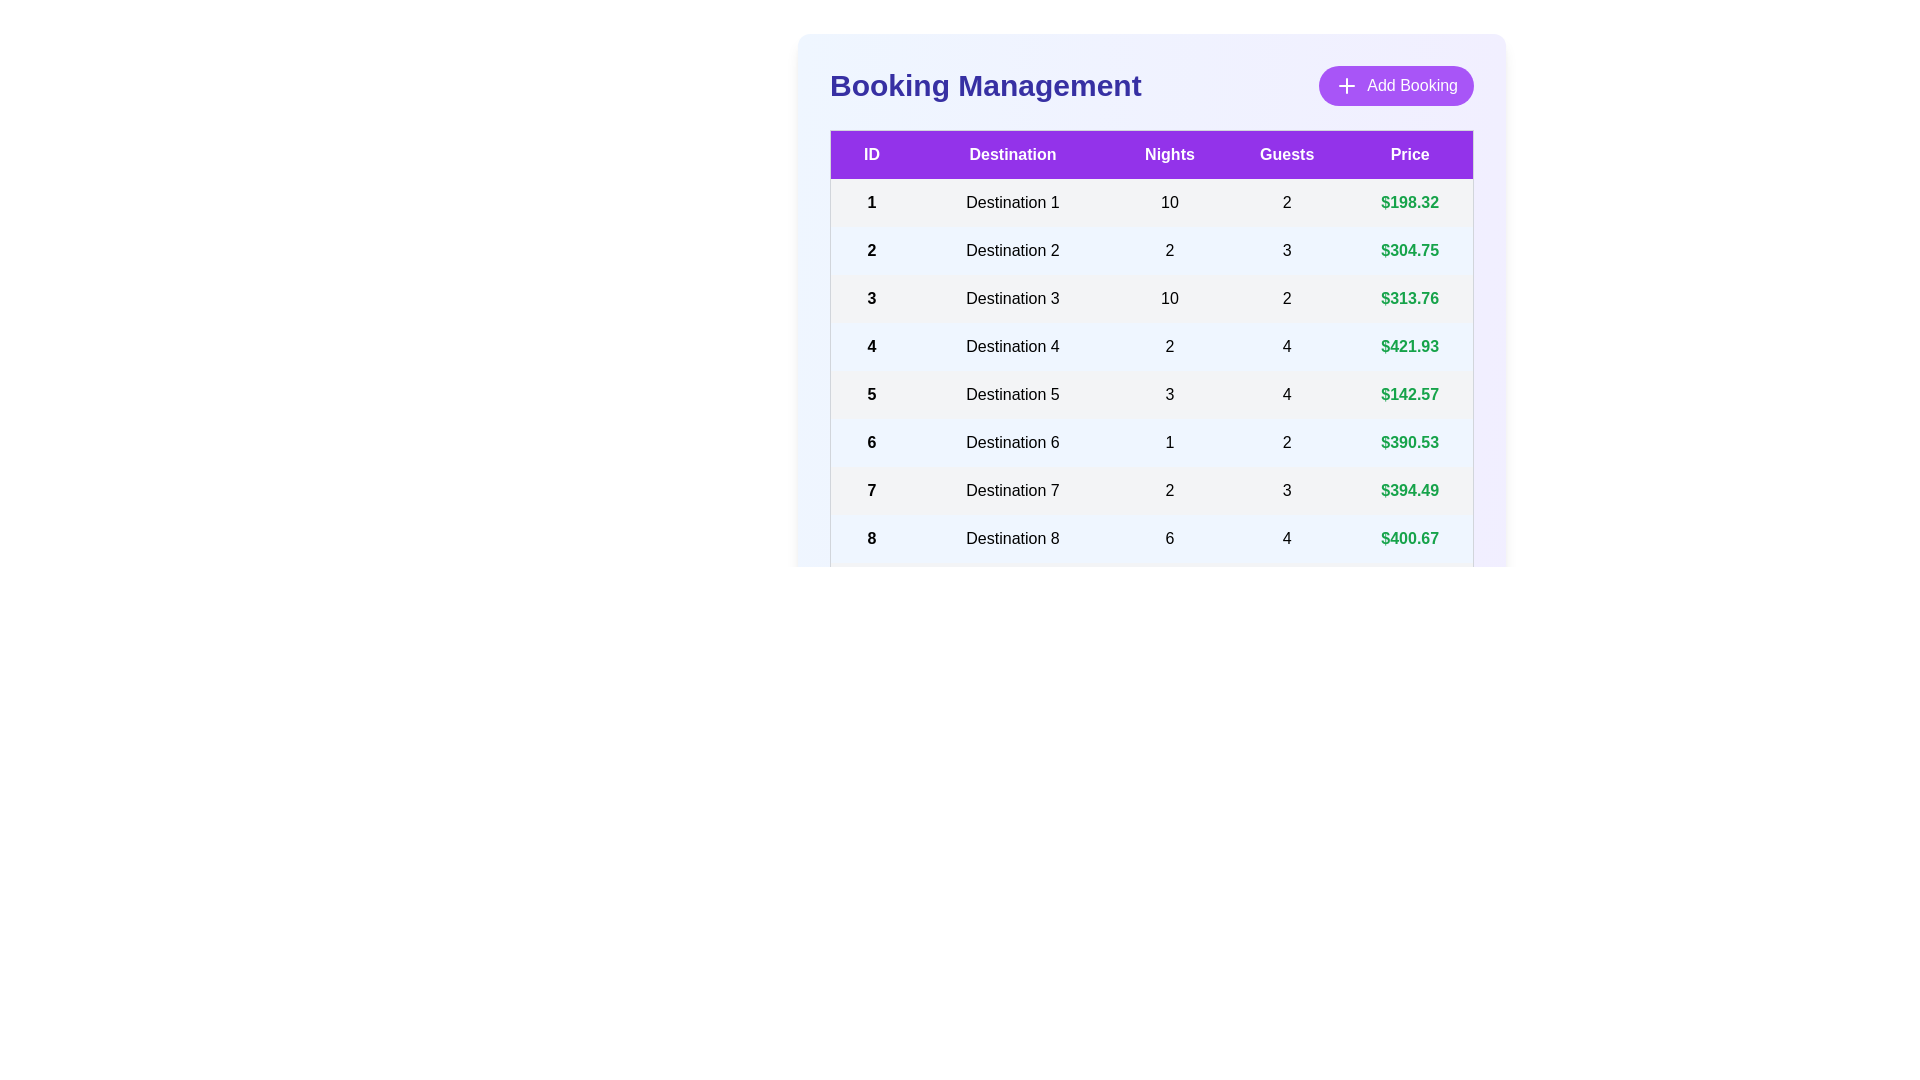 This screenshot has height=1080, width=1920. What do you see at coordinates (1012, 153) in the screenshot?
I see `the column header Destination to sort the table by that column` at bounding box center [1012, 153].